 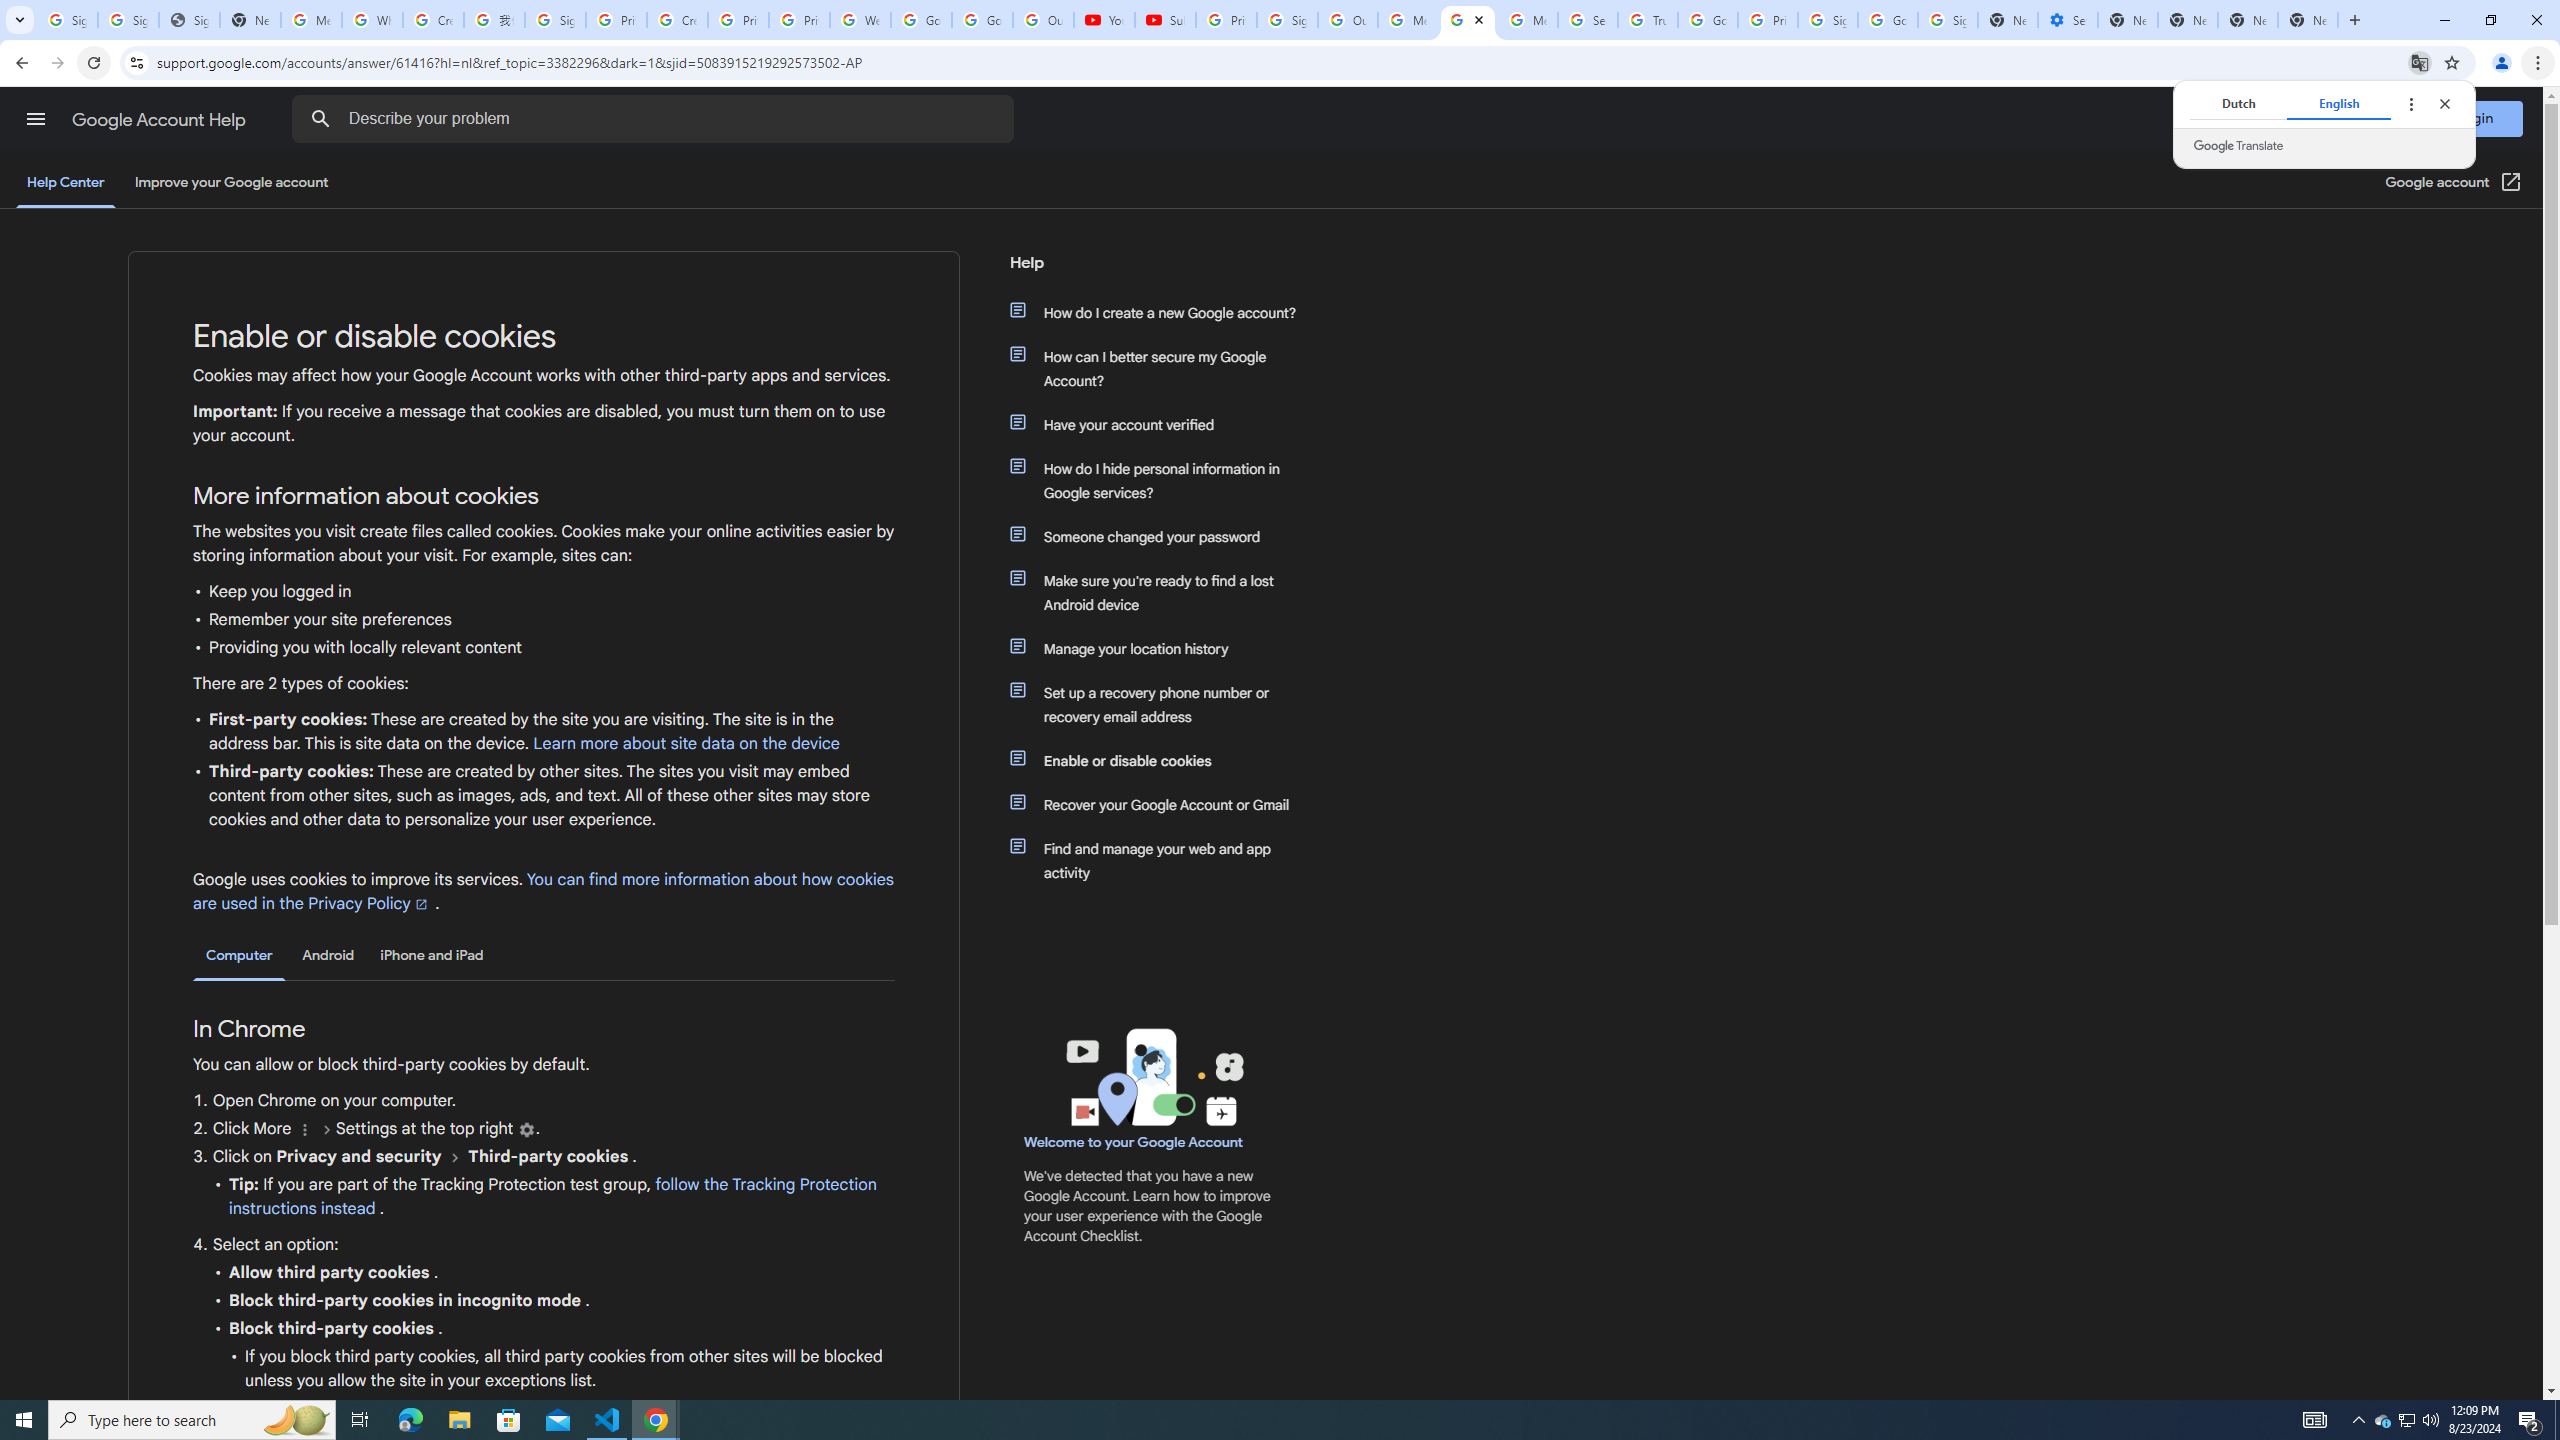 I want to click on 'Google Account Help', so click(x=160, y=119).